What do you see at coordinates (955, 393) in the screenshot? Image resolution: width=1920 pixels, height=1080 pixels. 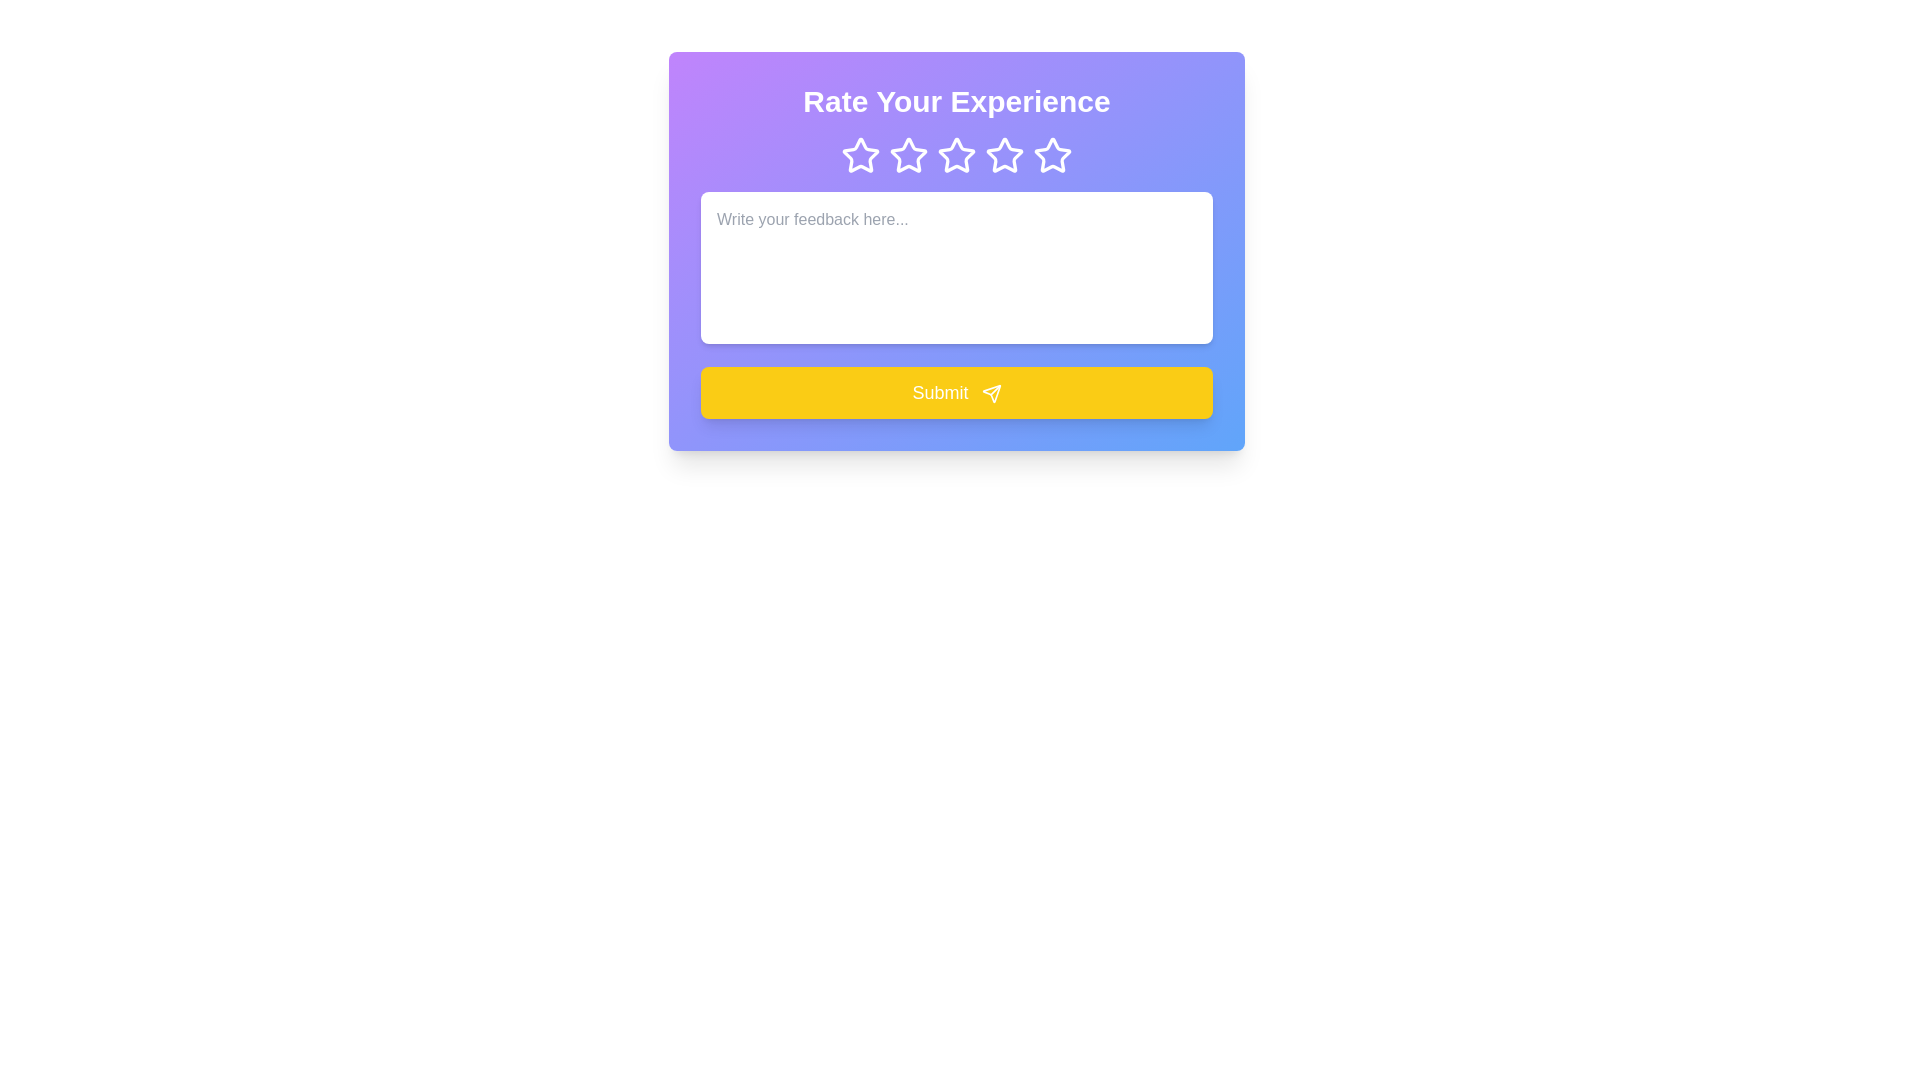 I see `the yellow 'Submit' button with white text and a paper plane icon` at bounding box center [955, 393].